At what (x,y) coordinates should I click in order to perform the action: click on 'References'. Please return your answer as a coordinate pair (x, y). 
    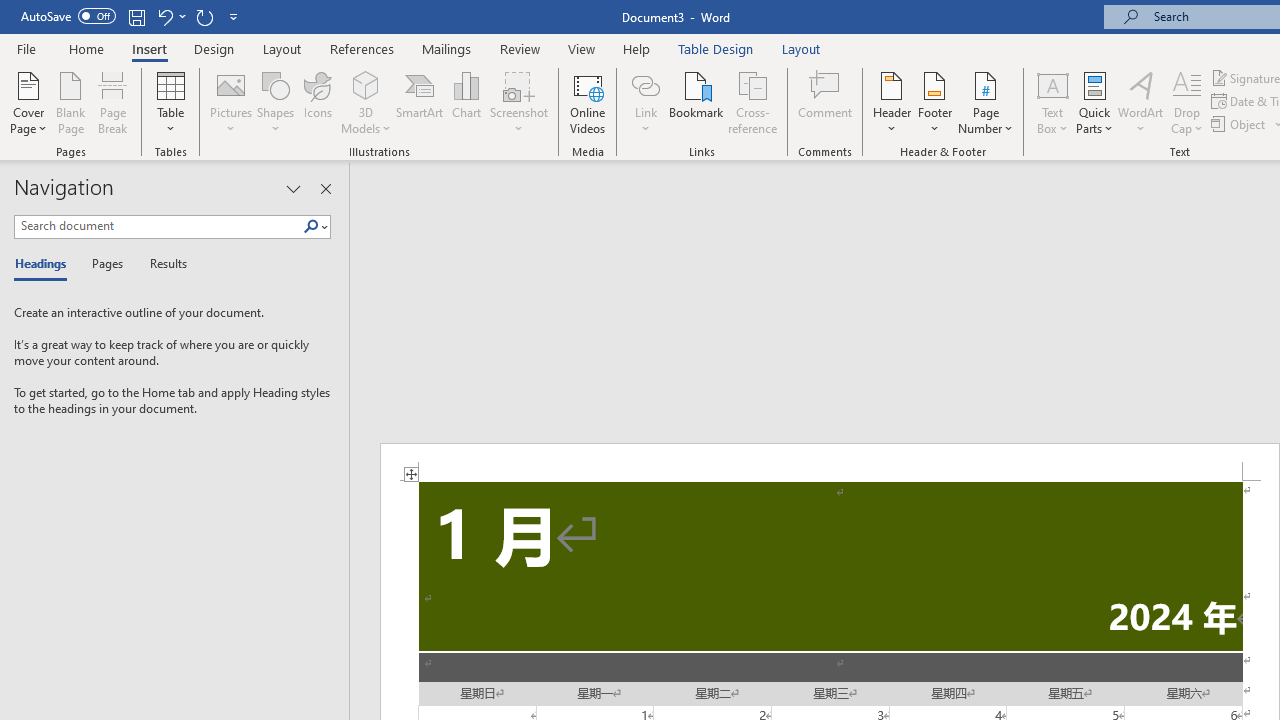
    Looking at the image, I should click on (362, 48).